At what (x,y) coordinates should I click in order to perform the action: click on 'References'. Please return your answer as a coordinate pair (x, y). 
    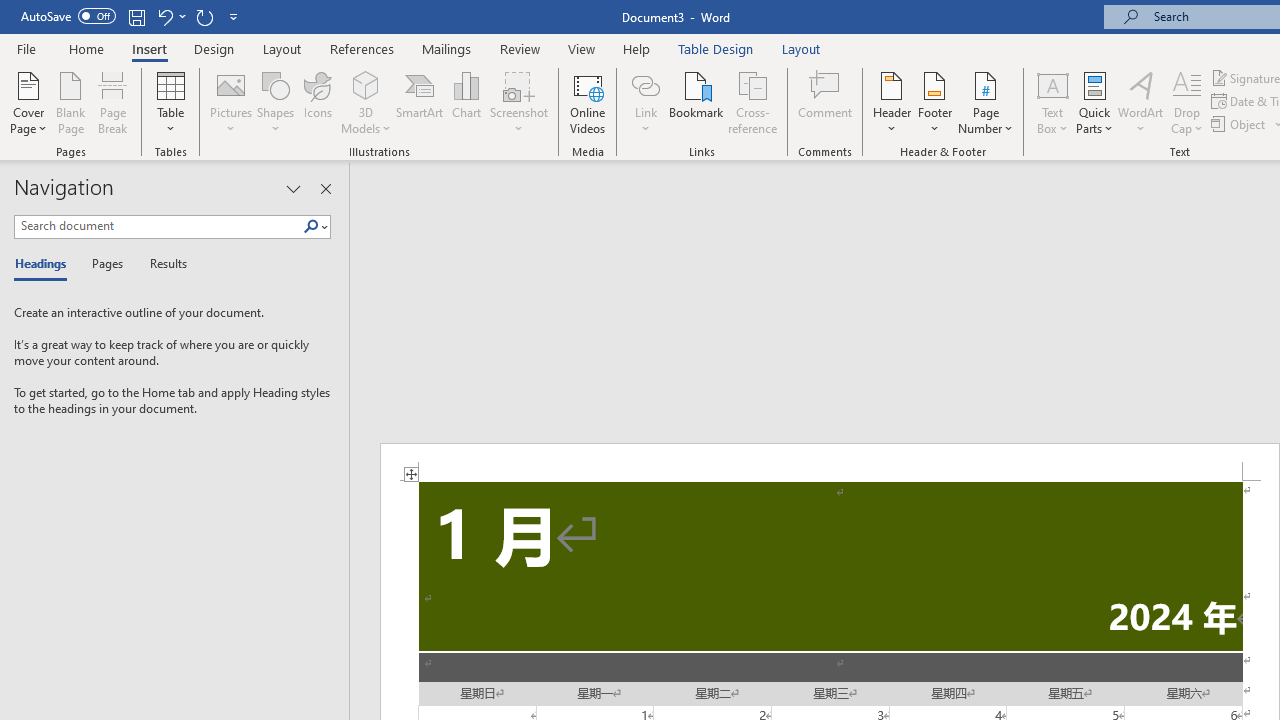
    Looking at the image, I should click on (362, 48).